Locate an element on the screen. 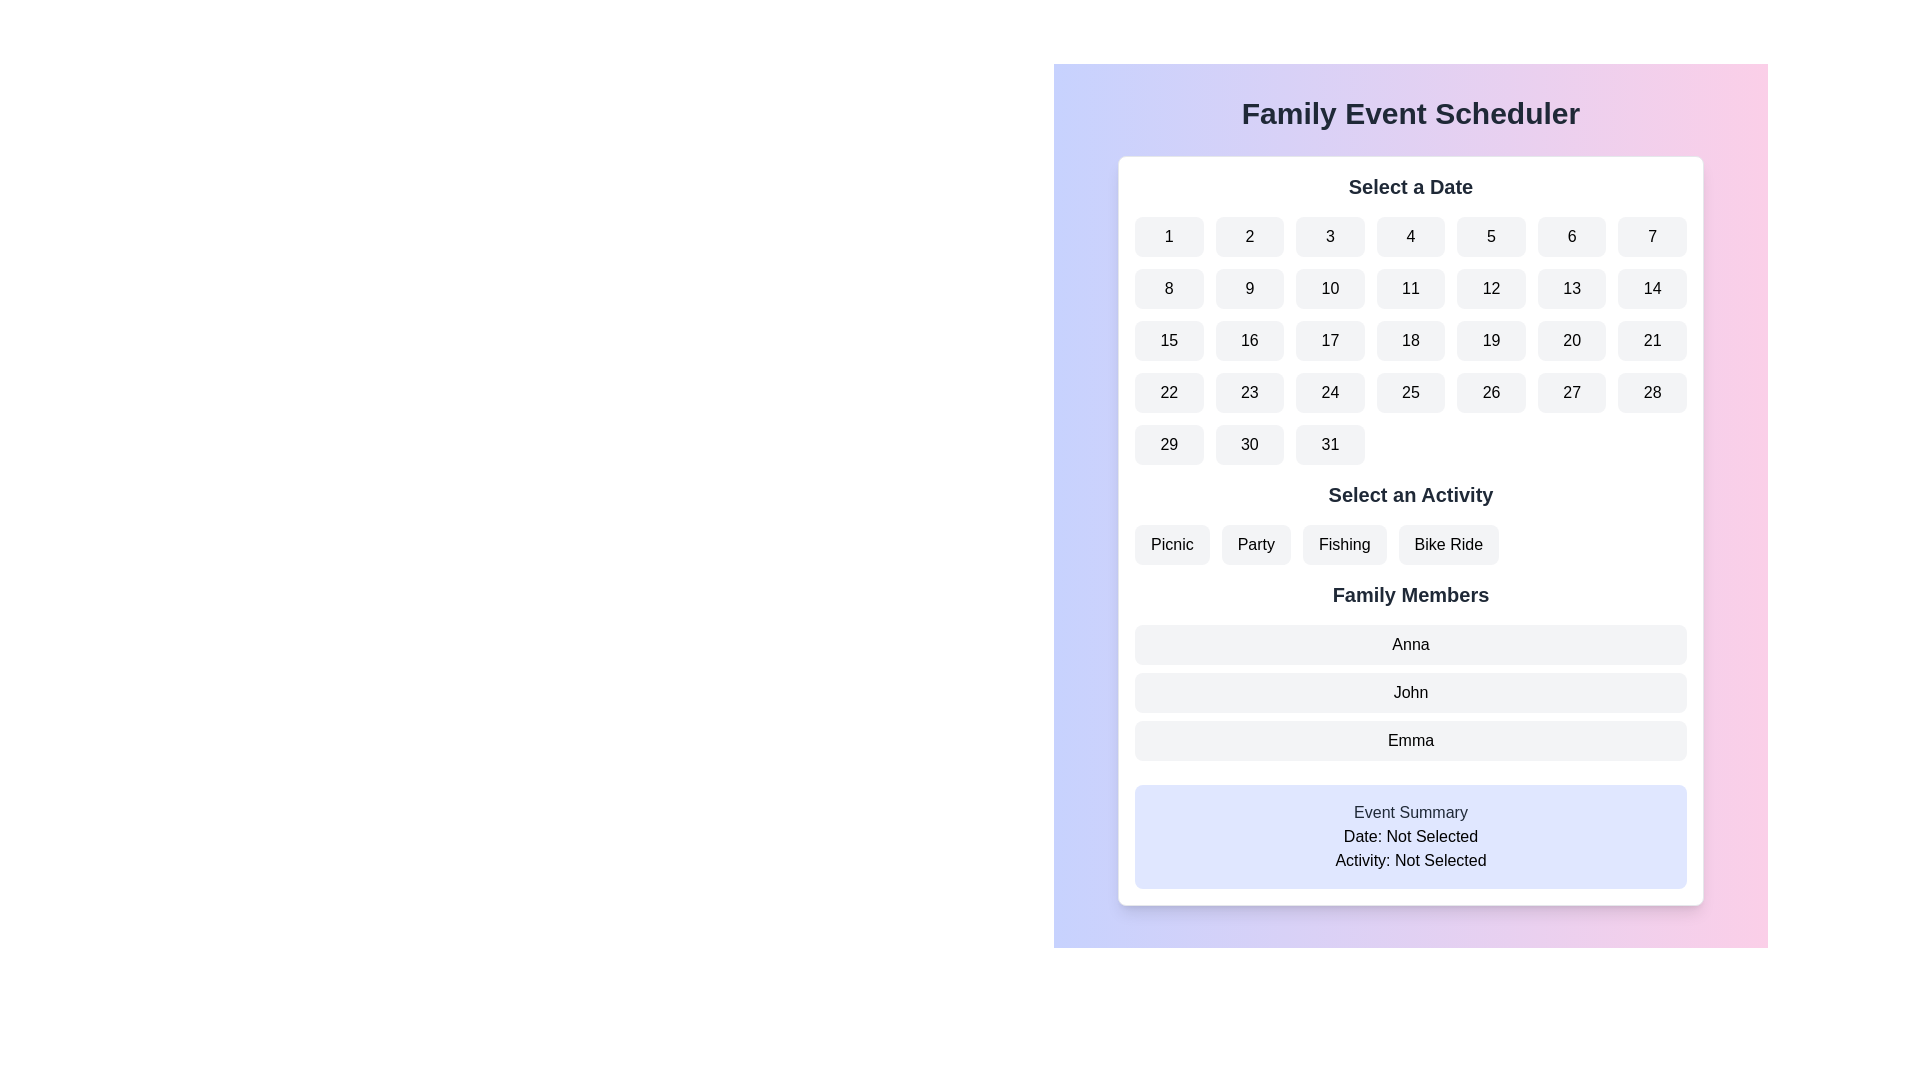 The height and width of the screenshot is (1080, 1920). the rounded rectangular button containing the number '26' with a light gray background is located at coordinates (1491, 393).